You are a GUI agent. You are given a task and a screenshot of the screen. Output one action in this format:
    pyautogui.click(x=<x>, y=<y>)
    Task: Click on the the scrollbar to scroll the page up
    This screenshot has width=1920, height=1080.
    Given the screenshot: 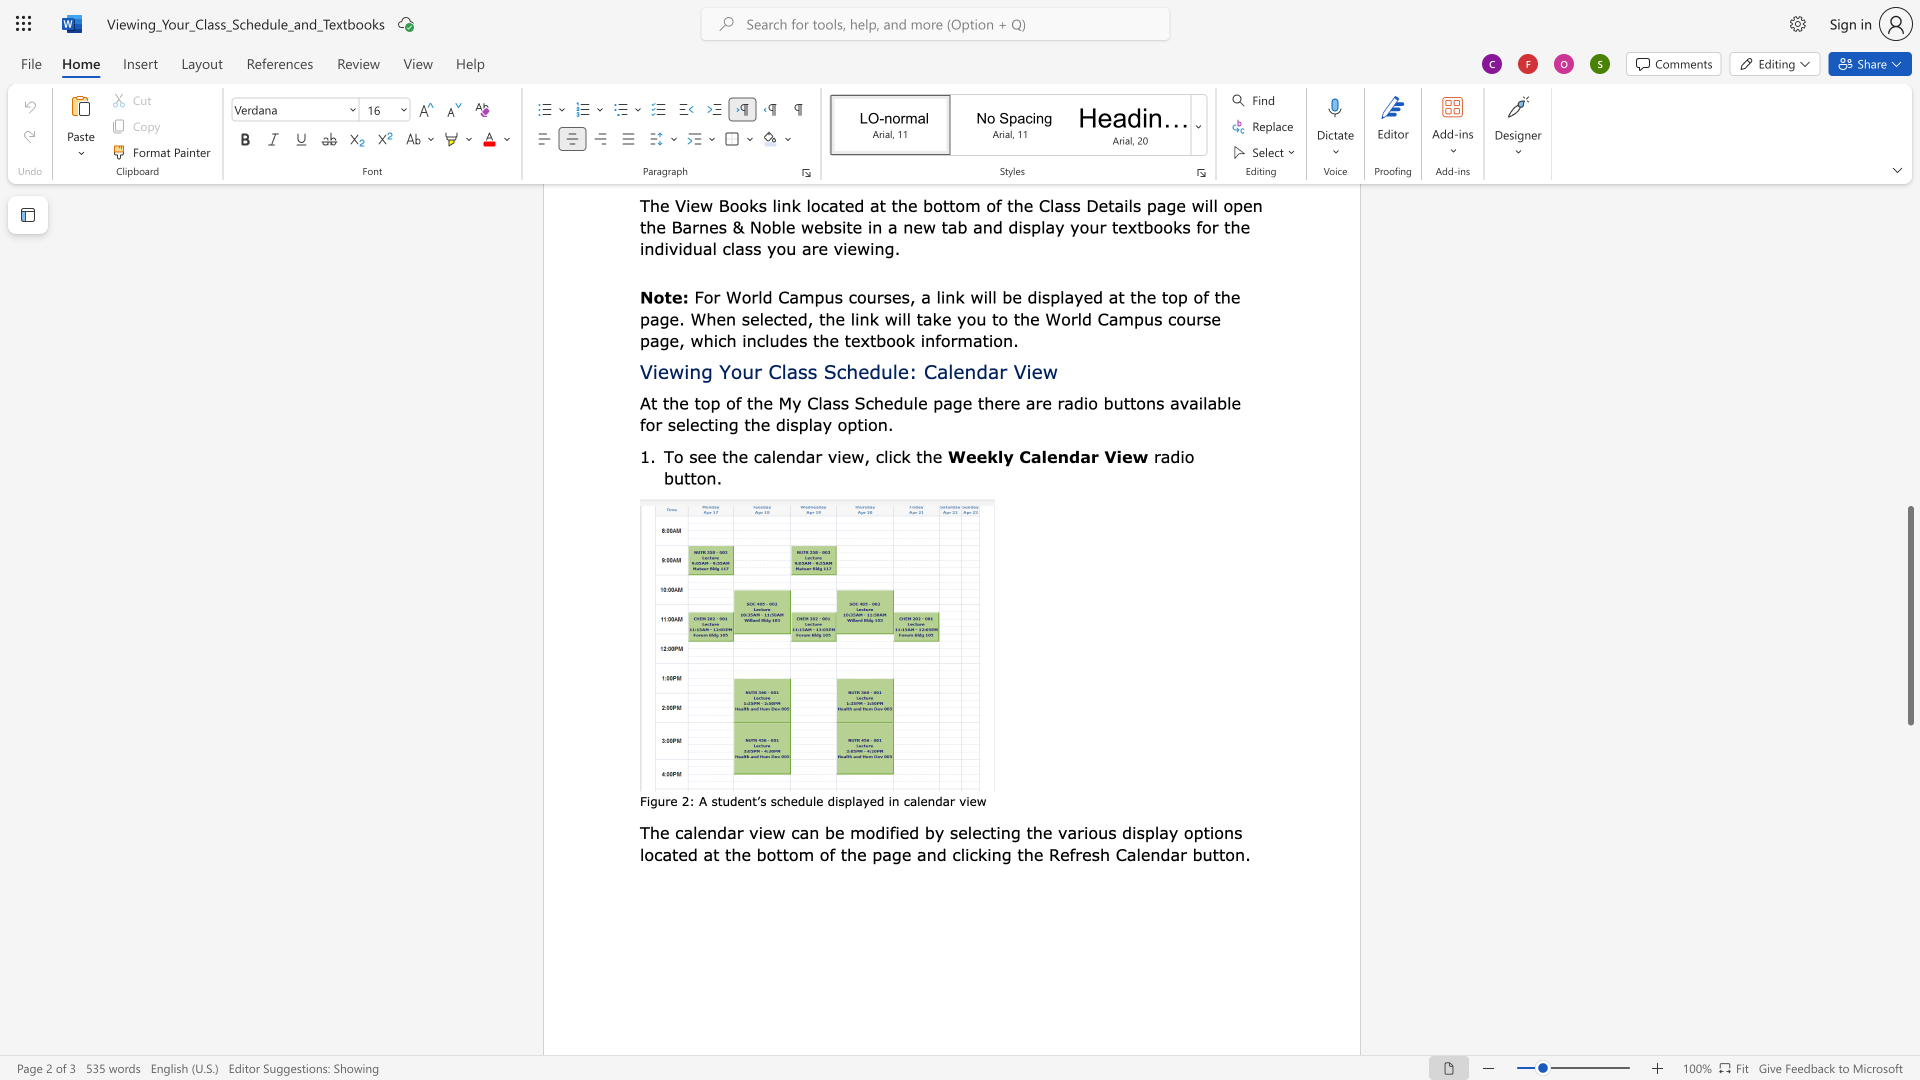 What is the action you would take?
    pyautogui.click(x=1909, y=358)
    